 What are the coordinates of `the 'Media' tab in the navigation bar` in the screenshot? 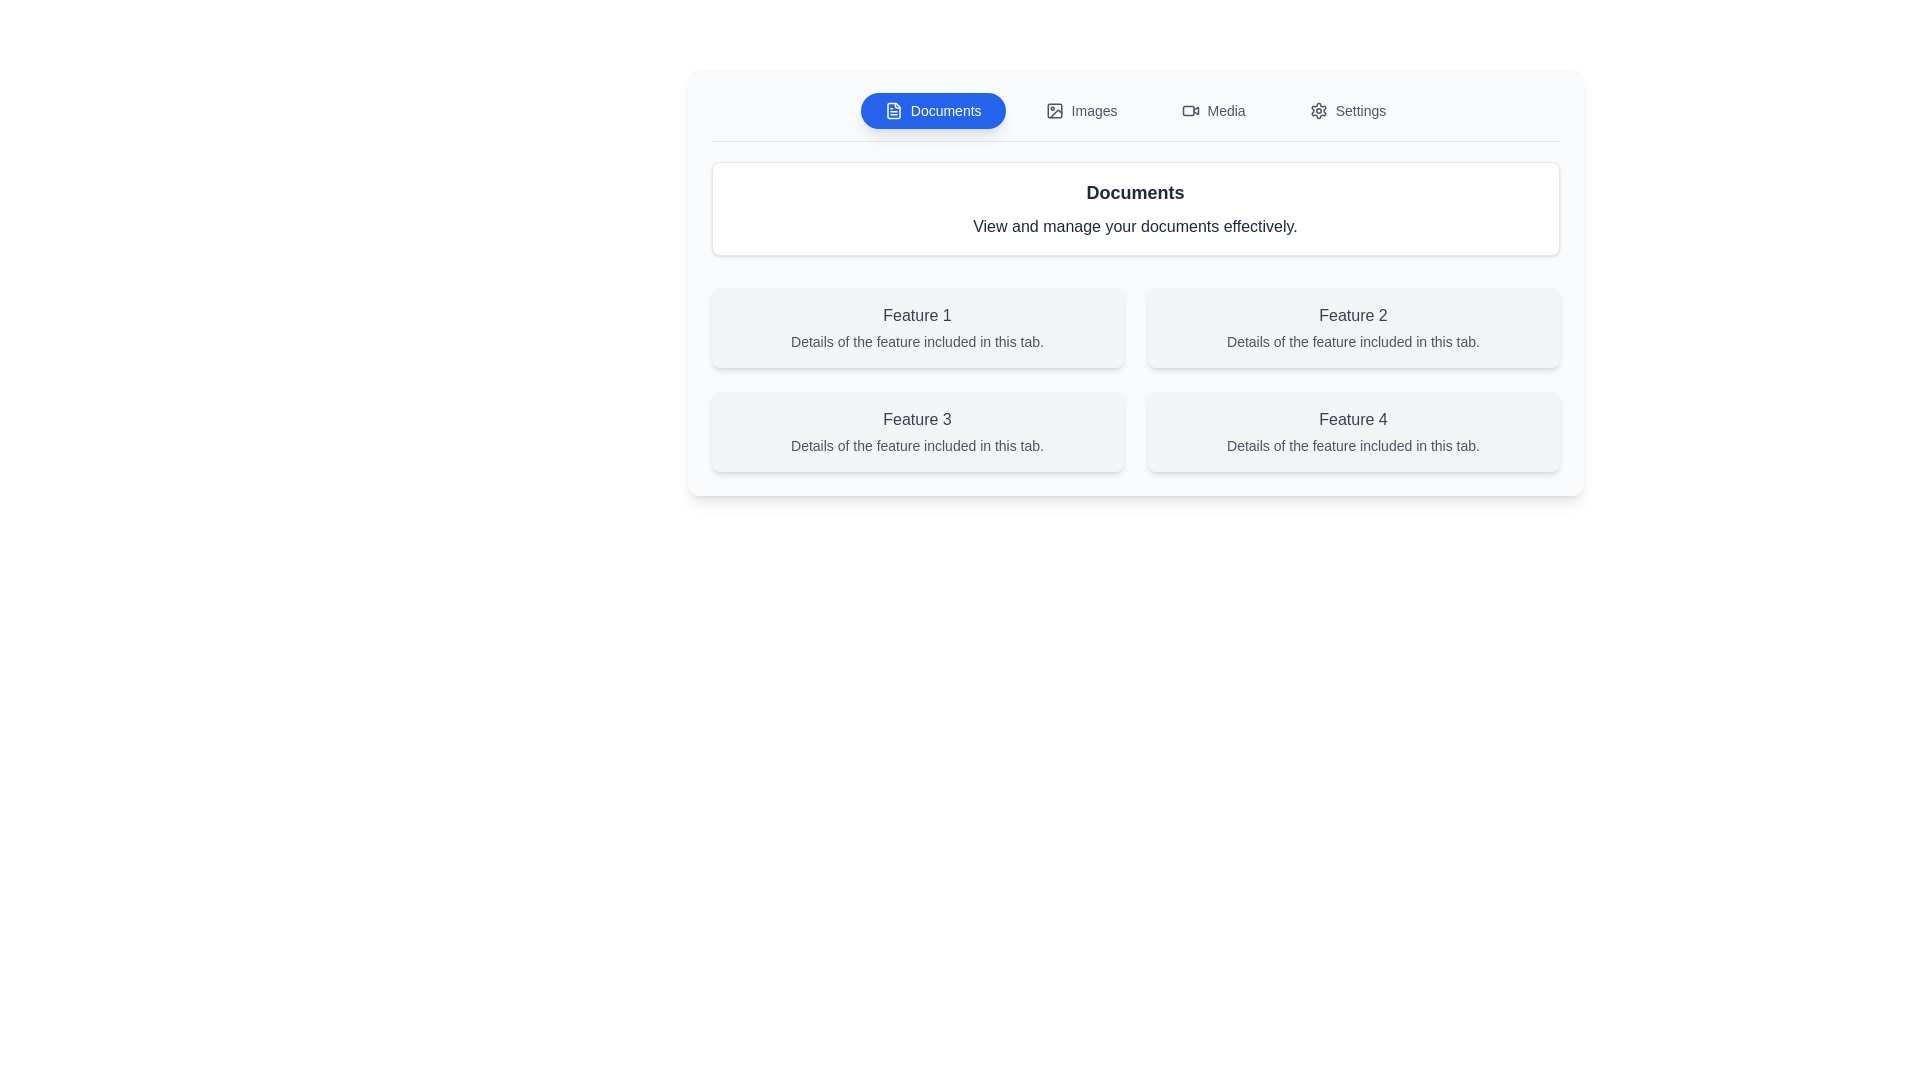 It's located at (1212, 111).